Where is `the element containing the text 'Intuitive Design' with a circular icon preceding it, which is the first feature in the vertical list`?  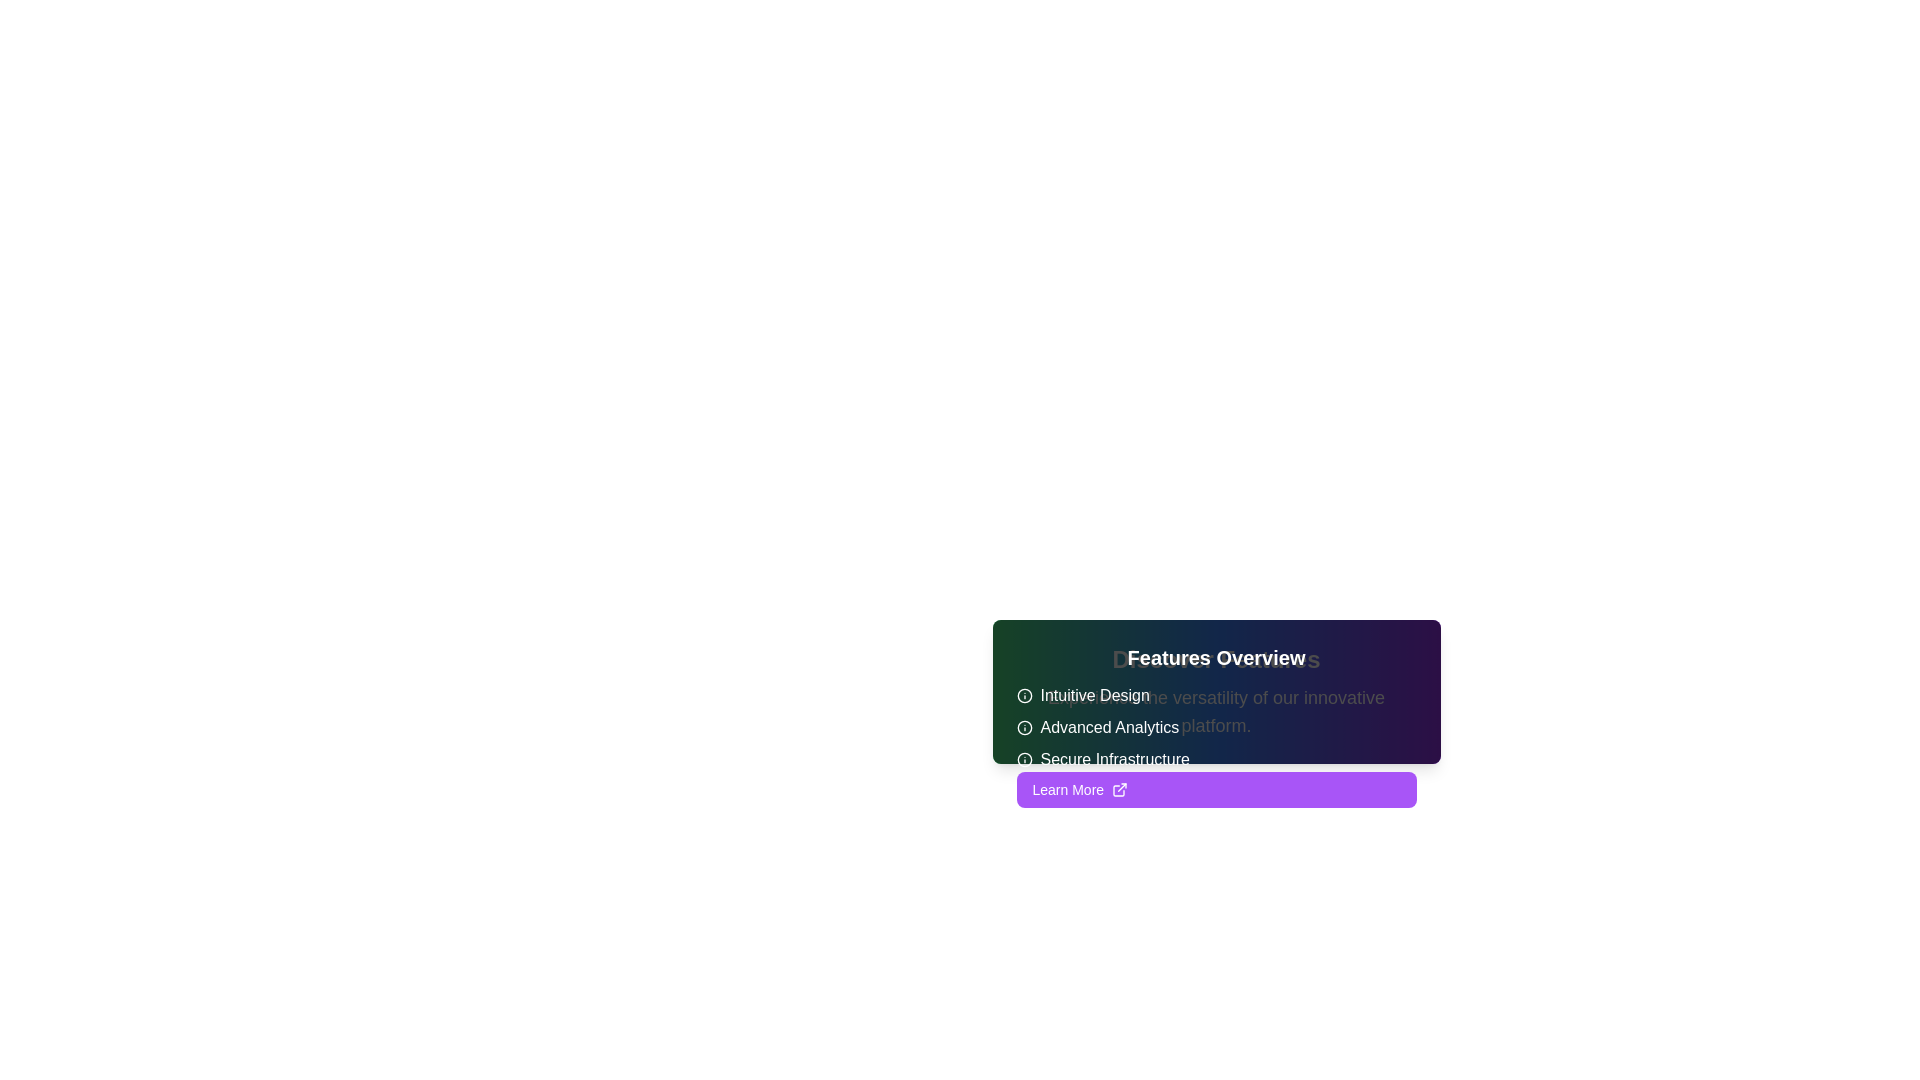
the element containing the text 'Intuitive Design' with a circular icon preceding it, which is the first feature in the vertical list is located at coordinates (1215, 694).